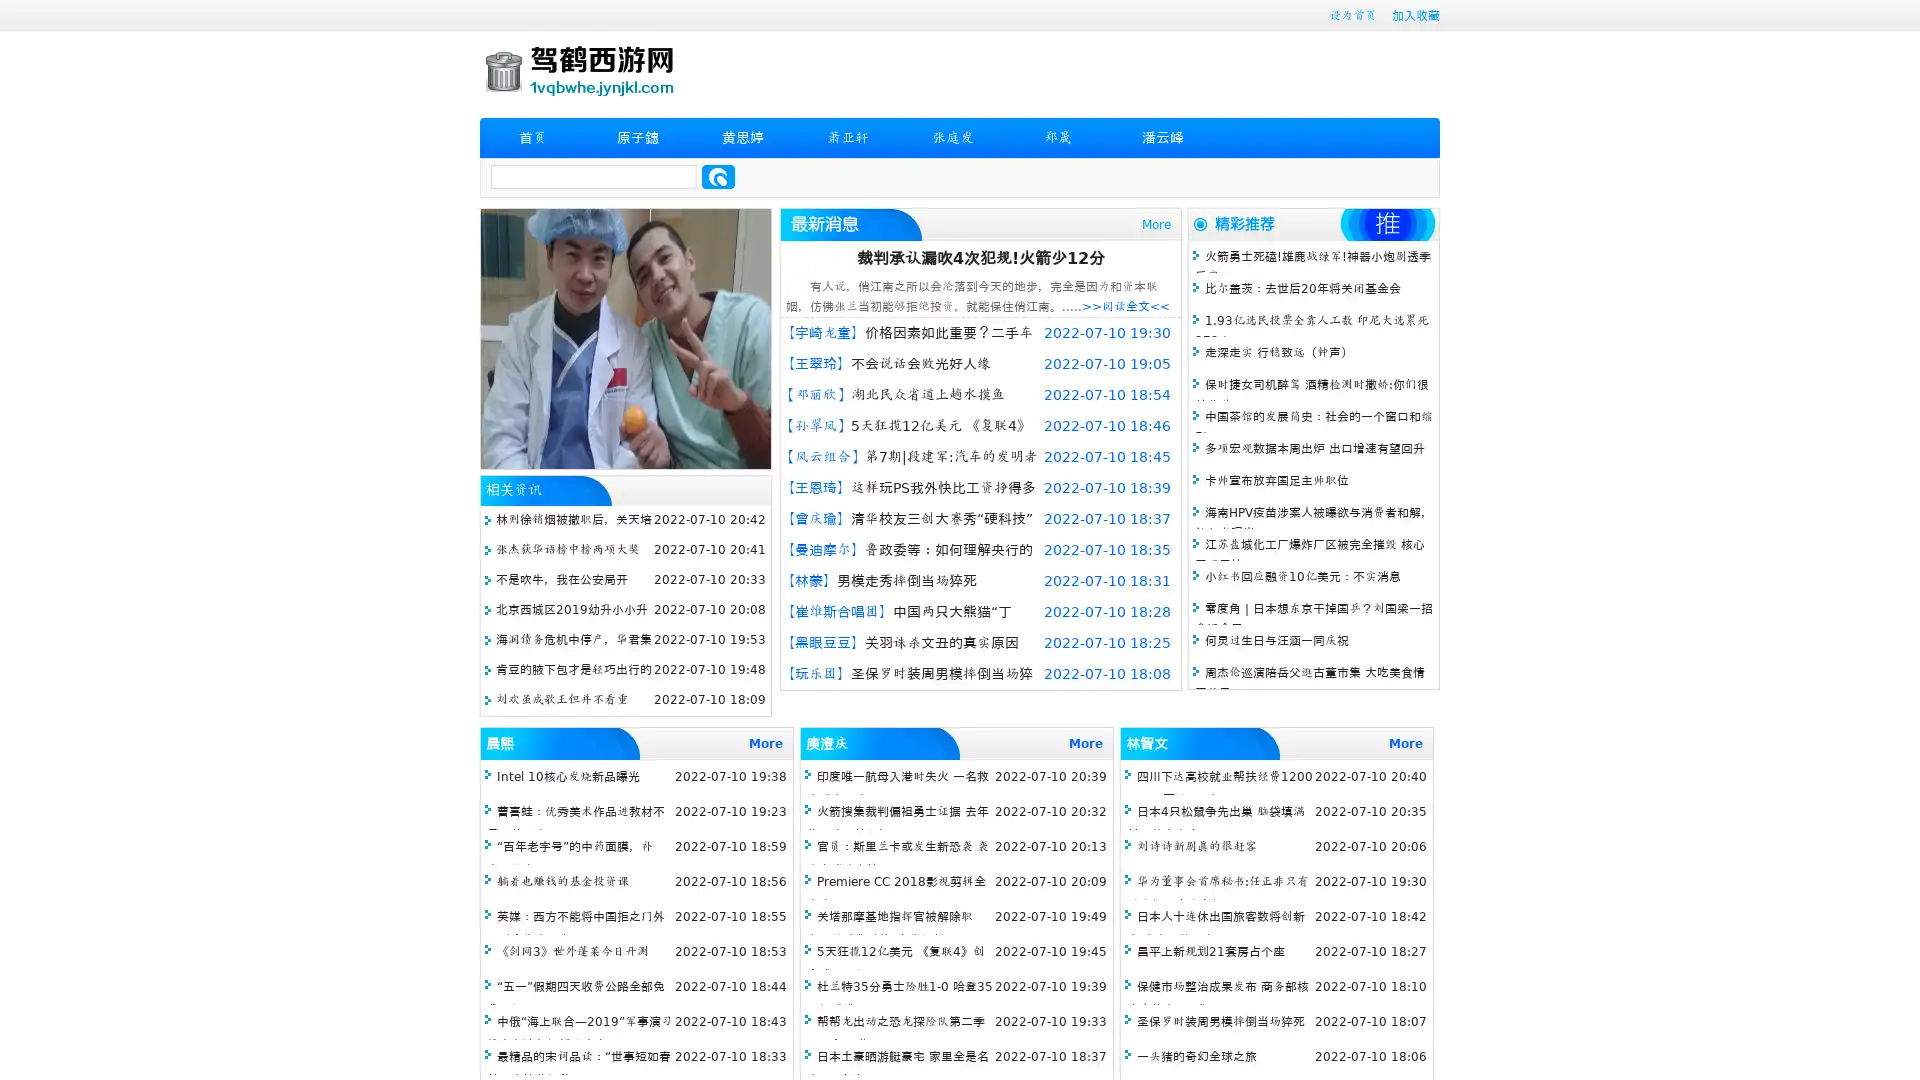  Describe the element at coordinates (718, 176) in the screenshot. I see `Search` at that location.